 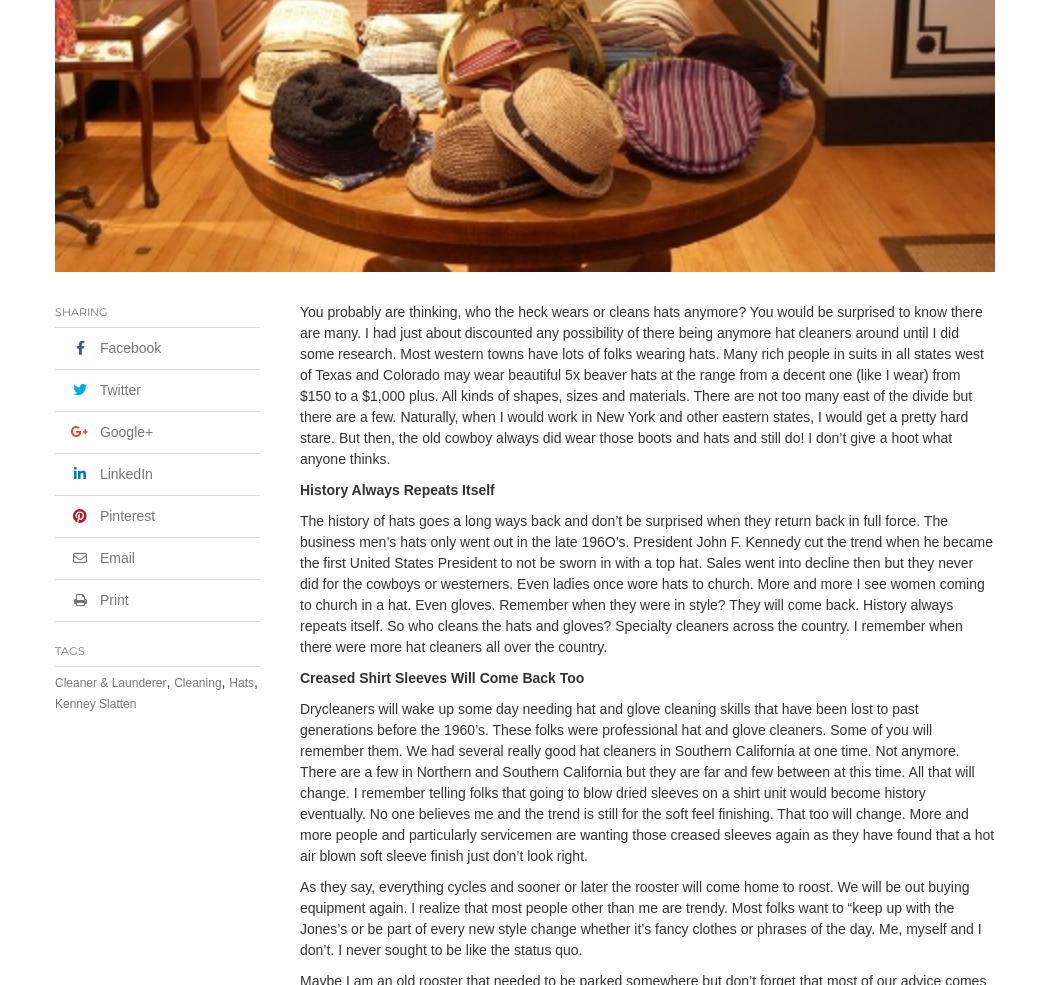 I want to click on 'The history of hats goes a long ways back and don’t be surprised when they return back in full force. The business men’s hats only went out in the late 196O’s. President John F. Kennedy cut the trend when he became the first United States President to not be sworn in with a top hat. Sales went into decline then but they never did for the cowboys or westerners. Even ladies once wore hats to church. More and more I see women coming to church in a hat. Even gloves. Remember when they were in style? They will come back. History always repeats itself. So who cleans the hats and gloves? Specialty cleaners across the country. I remember when there were more hat cleaners all over the country.', so click(x=298, y=584).